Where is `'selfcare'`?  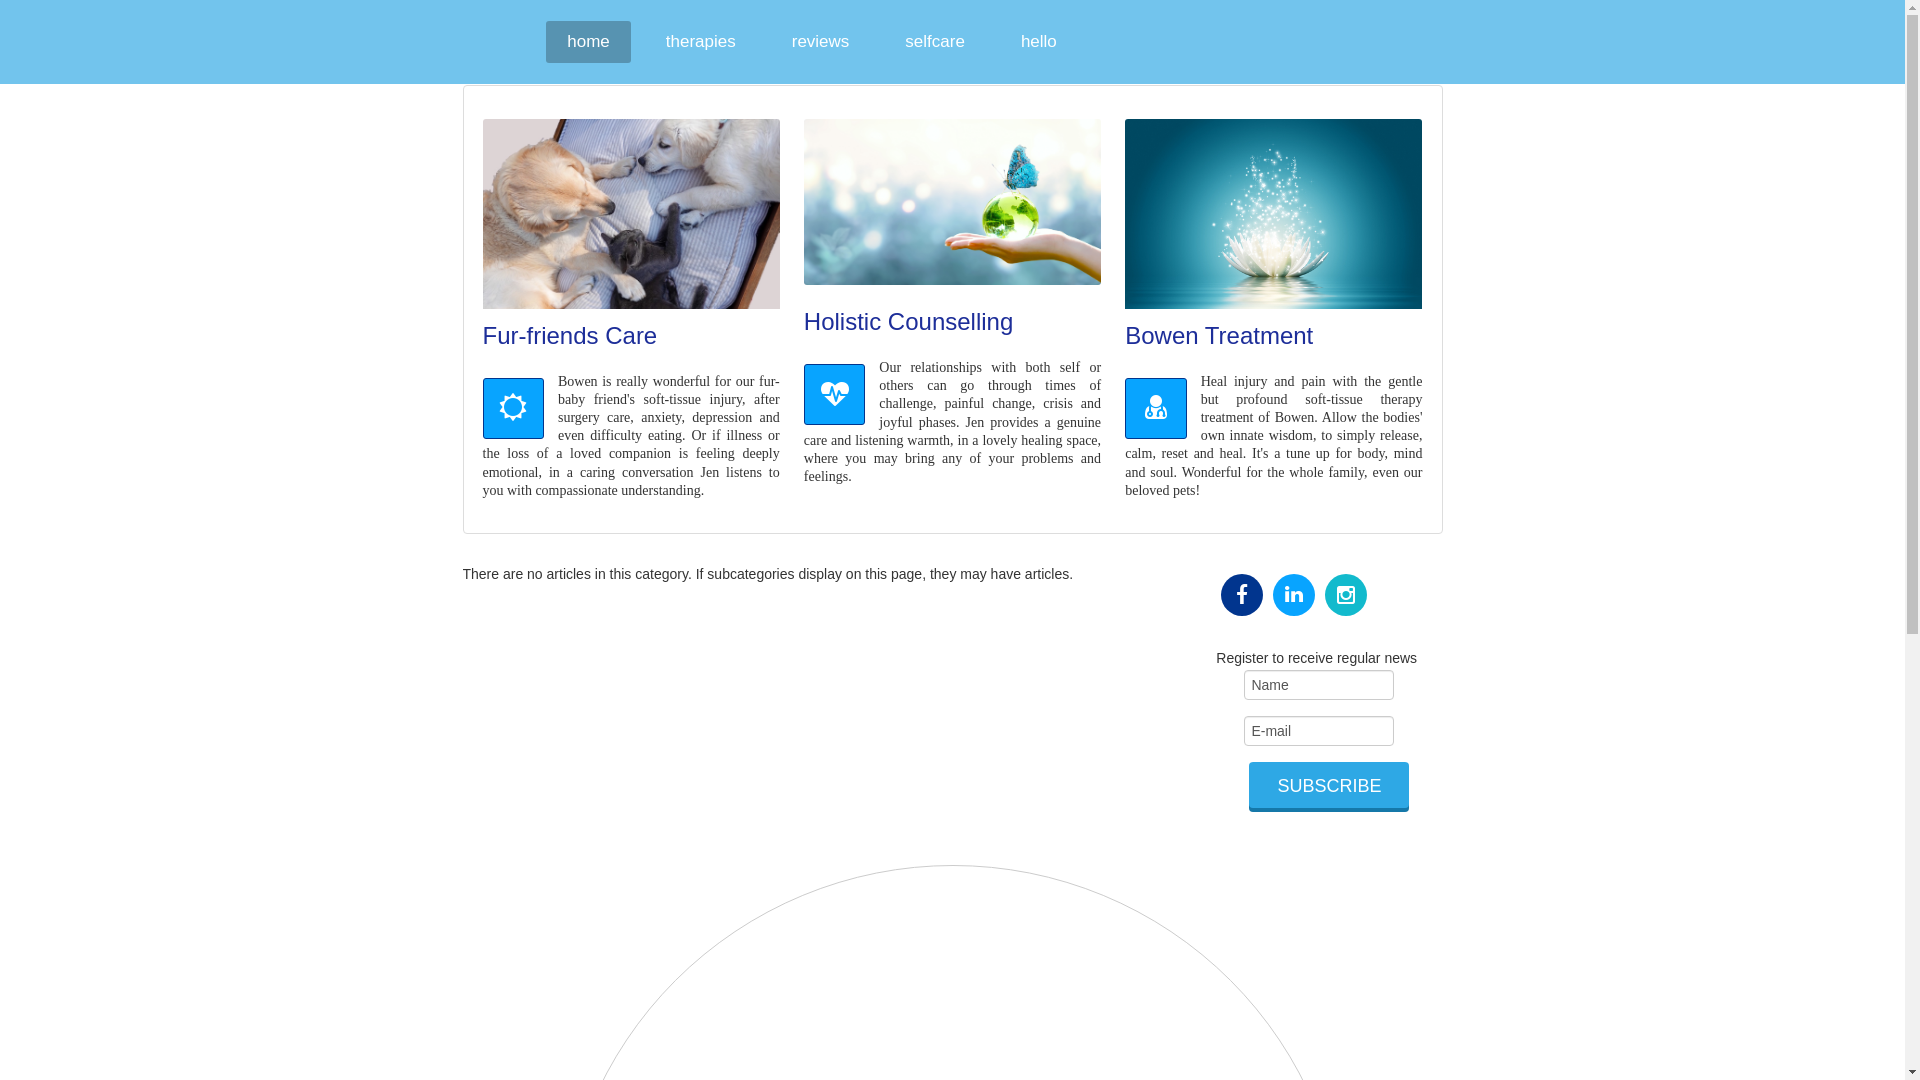 'selfcare' is located at coordinates (934, 42).